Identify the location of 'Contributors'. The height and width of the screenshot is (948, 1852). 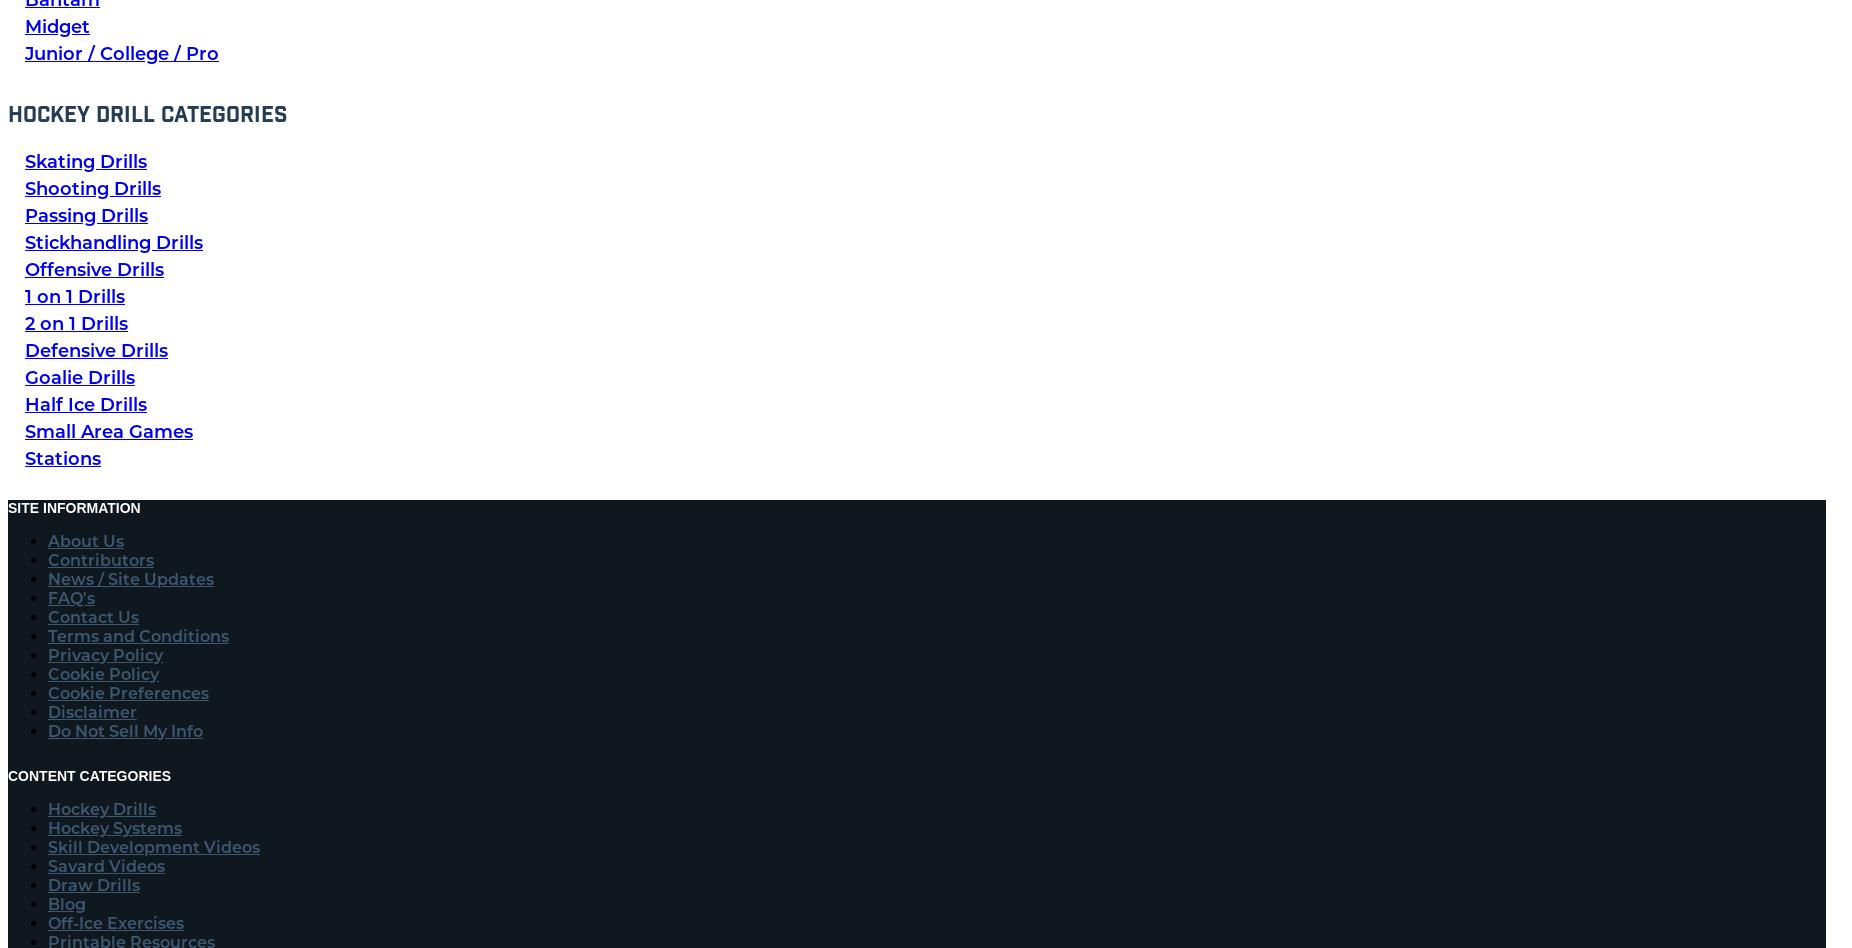
(99, 559).